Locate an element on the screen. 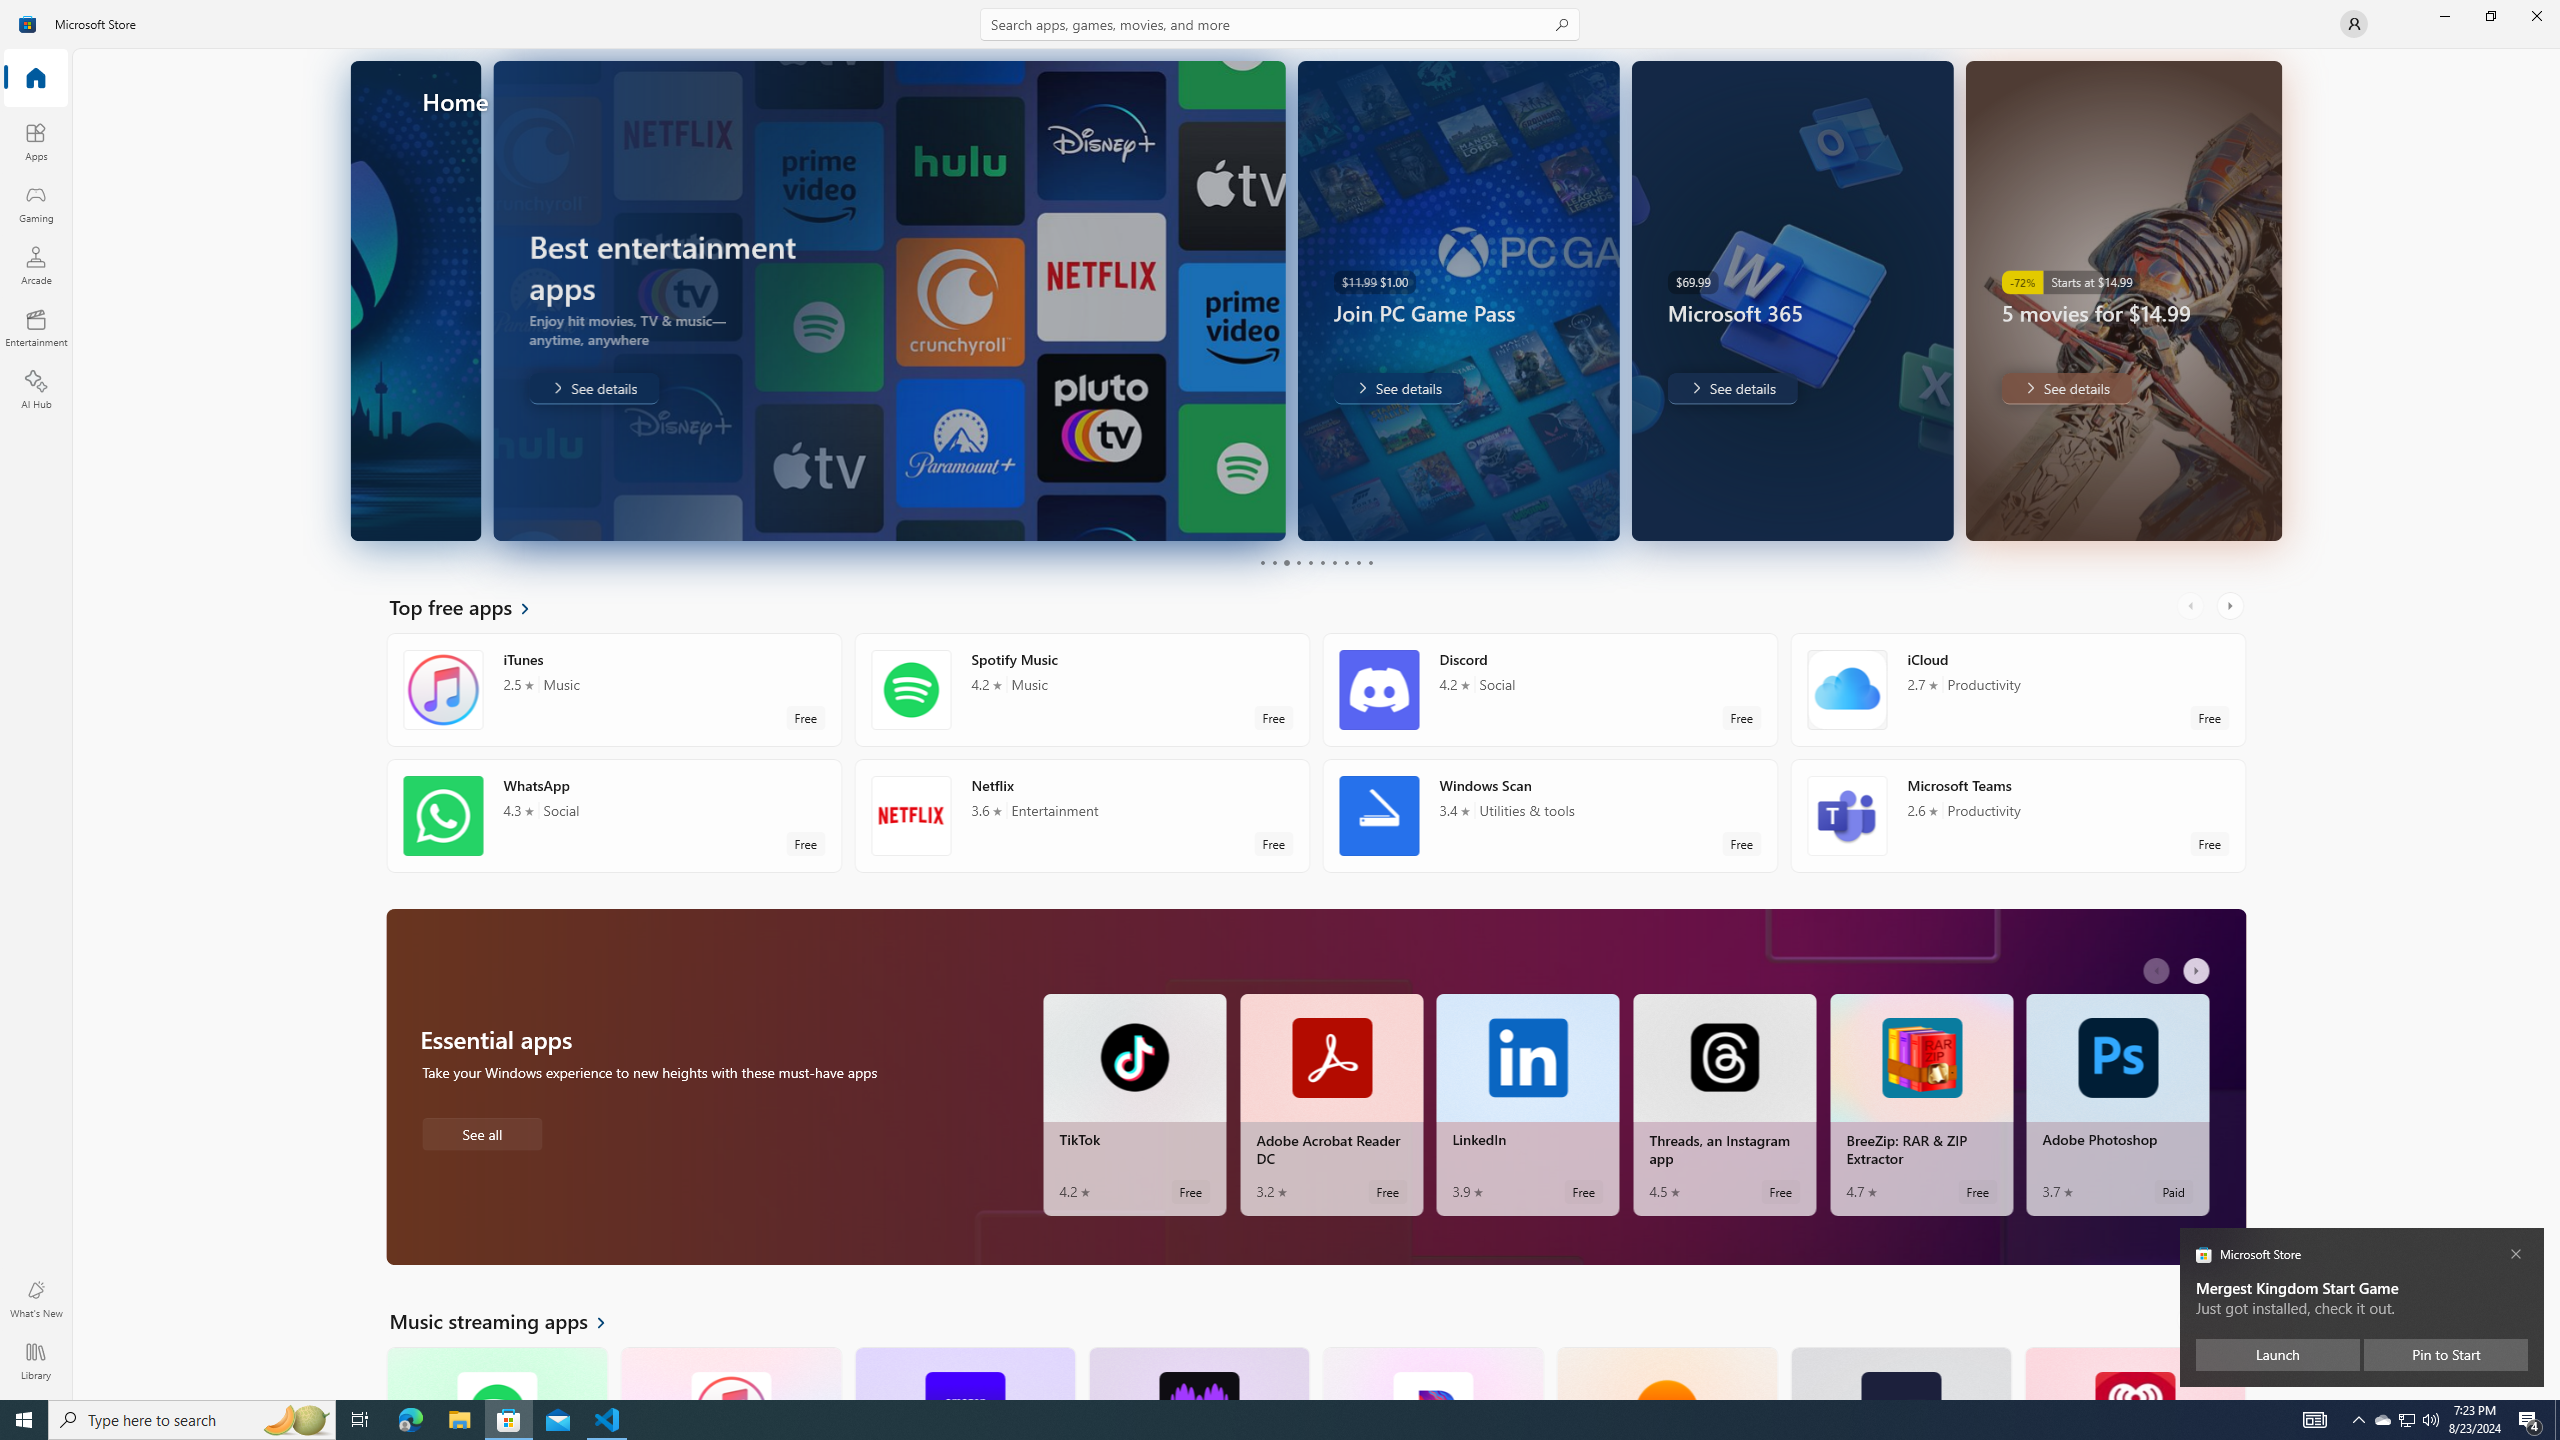 The width and height of the screenshot is (2560, 1440). 'Entertainment' is located at coordinates (34, 326).